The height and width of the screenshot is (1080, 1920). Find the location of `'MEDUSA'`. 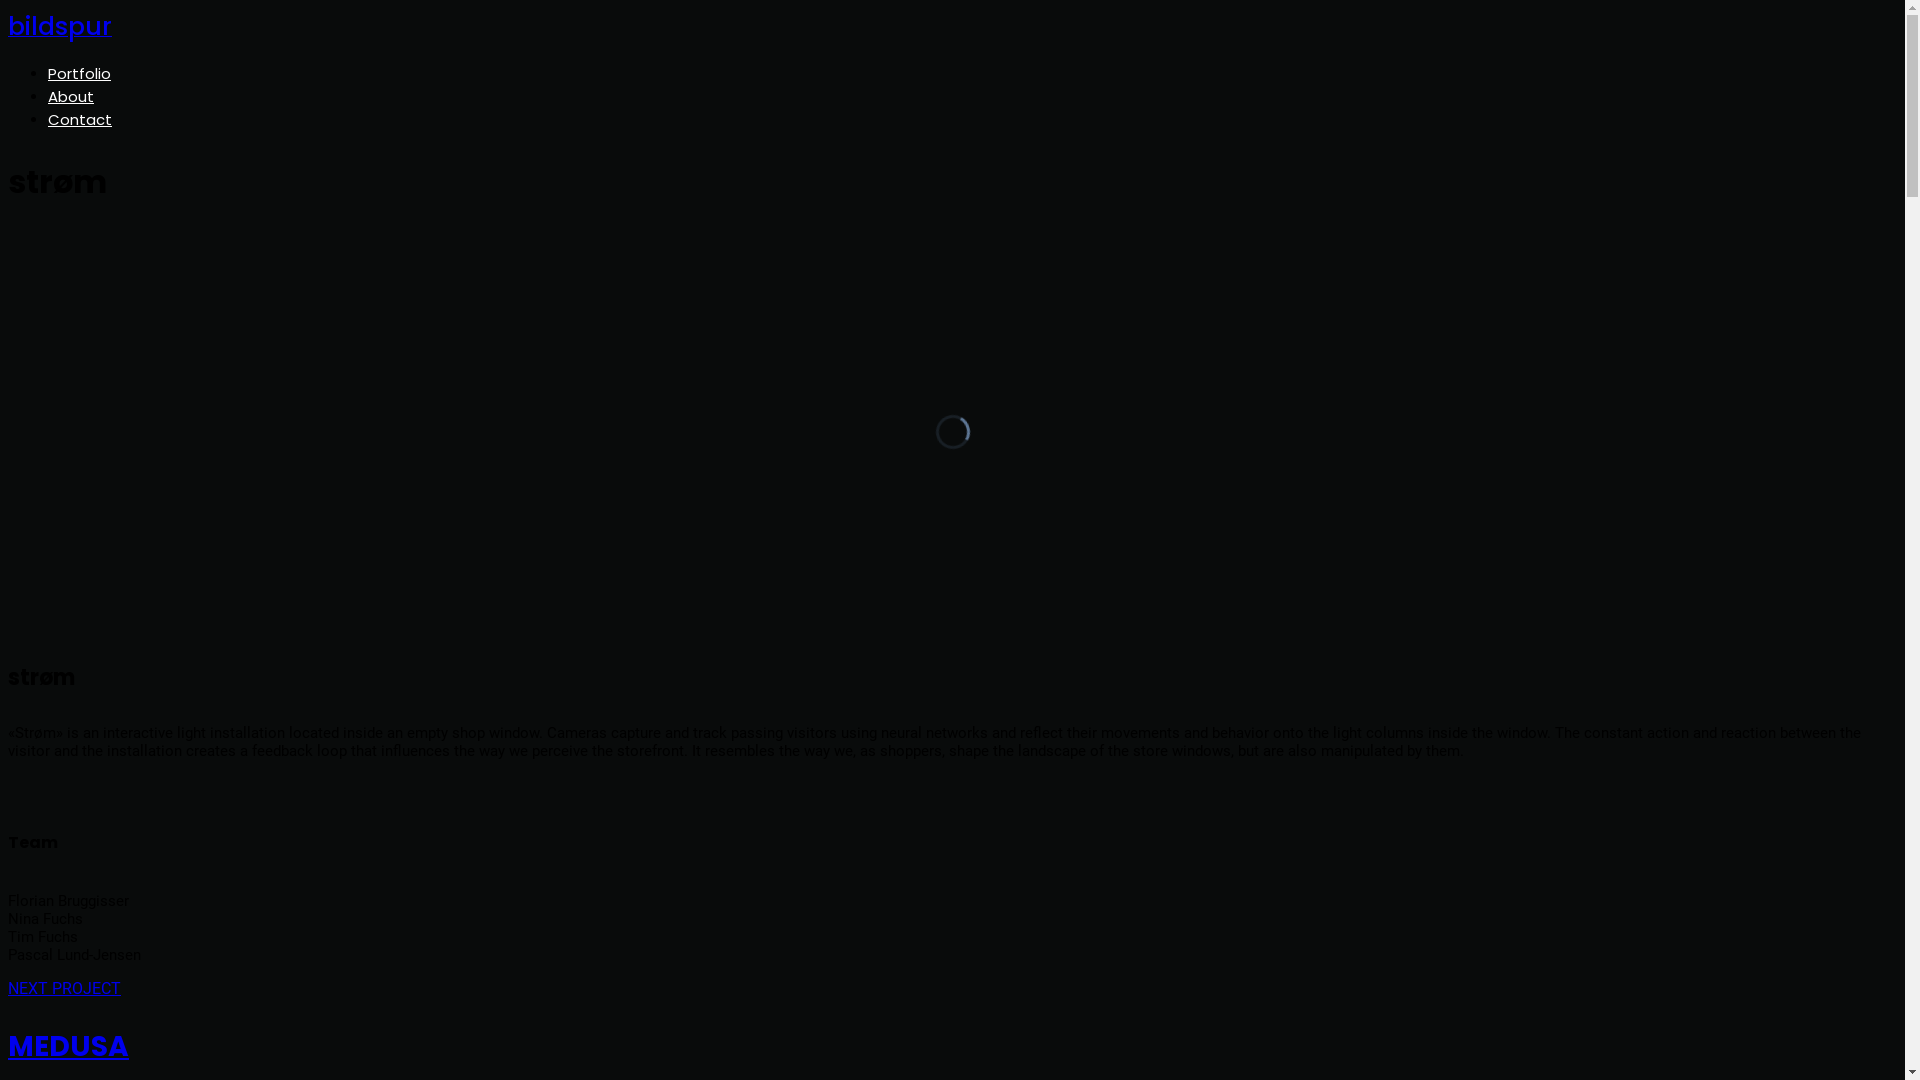

'MEDUSA' is located at coordinates (951, 1045).